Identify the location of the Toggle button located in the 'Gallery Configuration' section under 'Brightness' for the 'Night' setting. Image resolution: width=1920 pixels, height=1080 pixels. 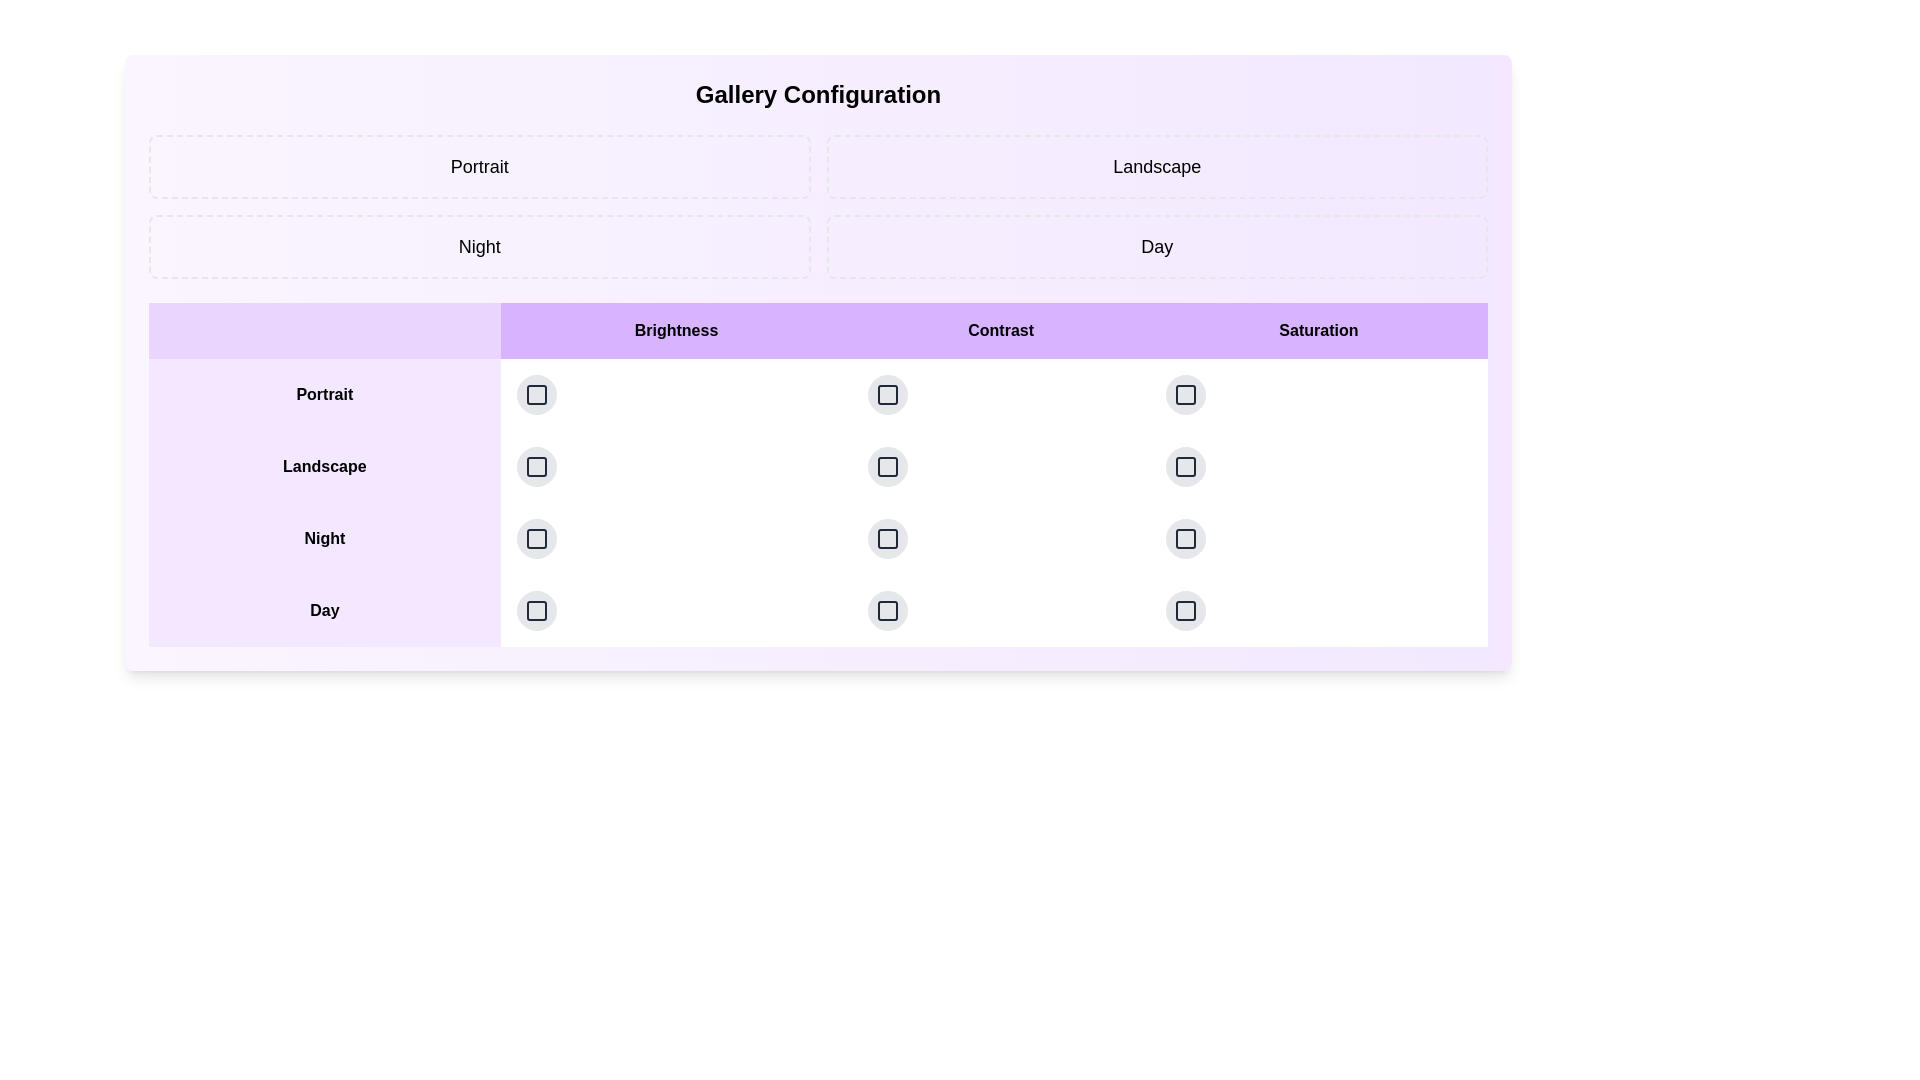
(536, 538).